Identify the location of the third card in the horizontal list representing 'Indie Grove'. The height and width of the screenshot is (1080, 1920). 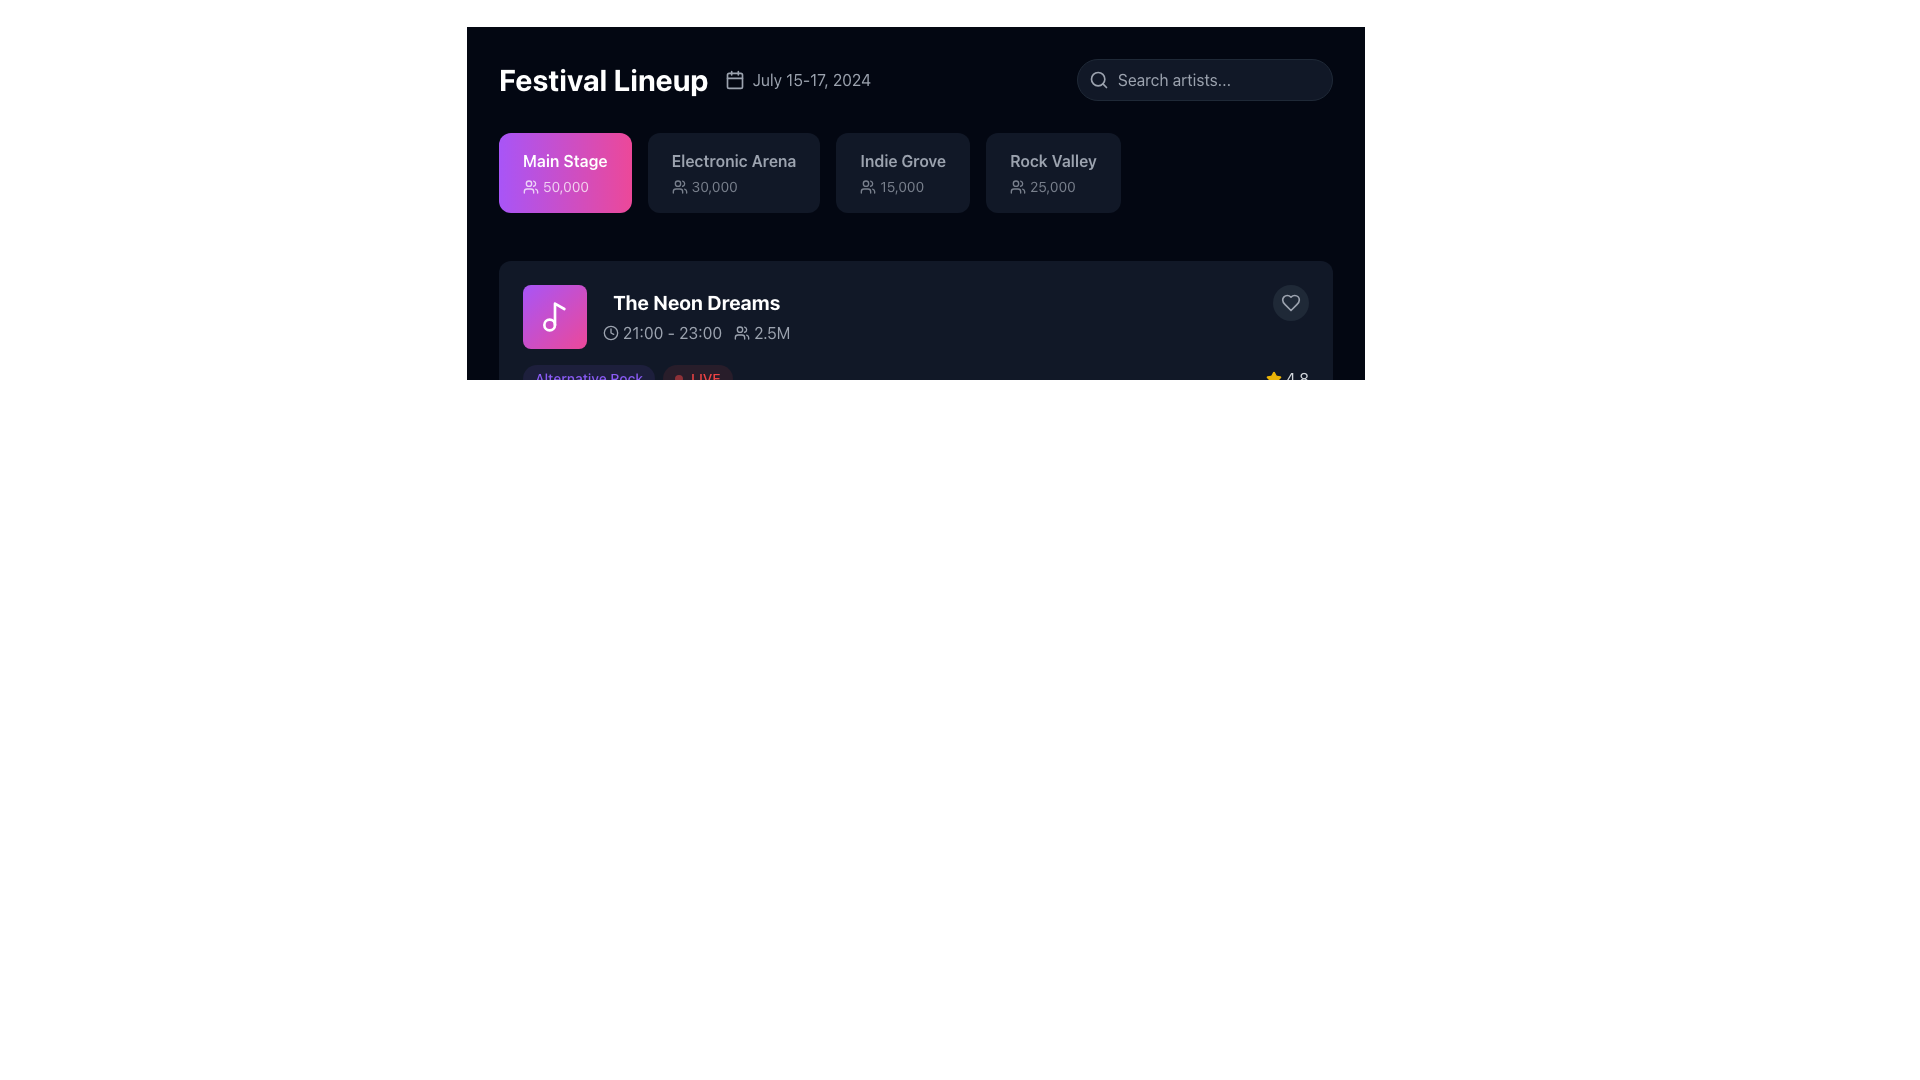
(901, 172).